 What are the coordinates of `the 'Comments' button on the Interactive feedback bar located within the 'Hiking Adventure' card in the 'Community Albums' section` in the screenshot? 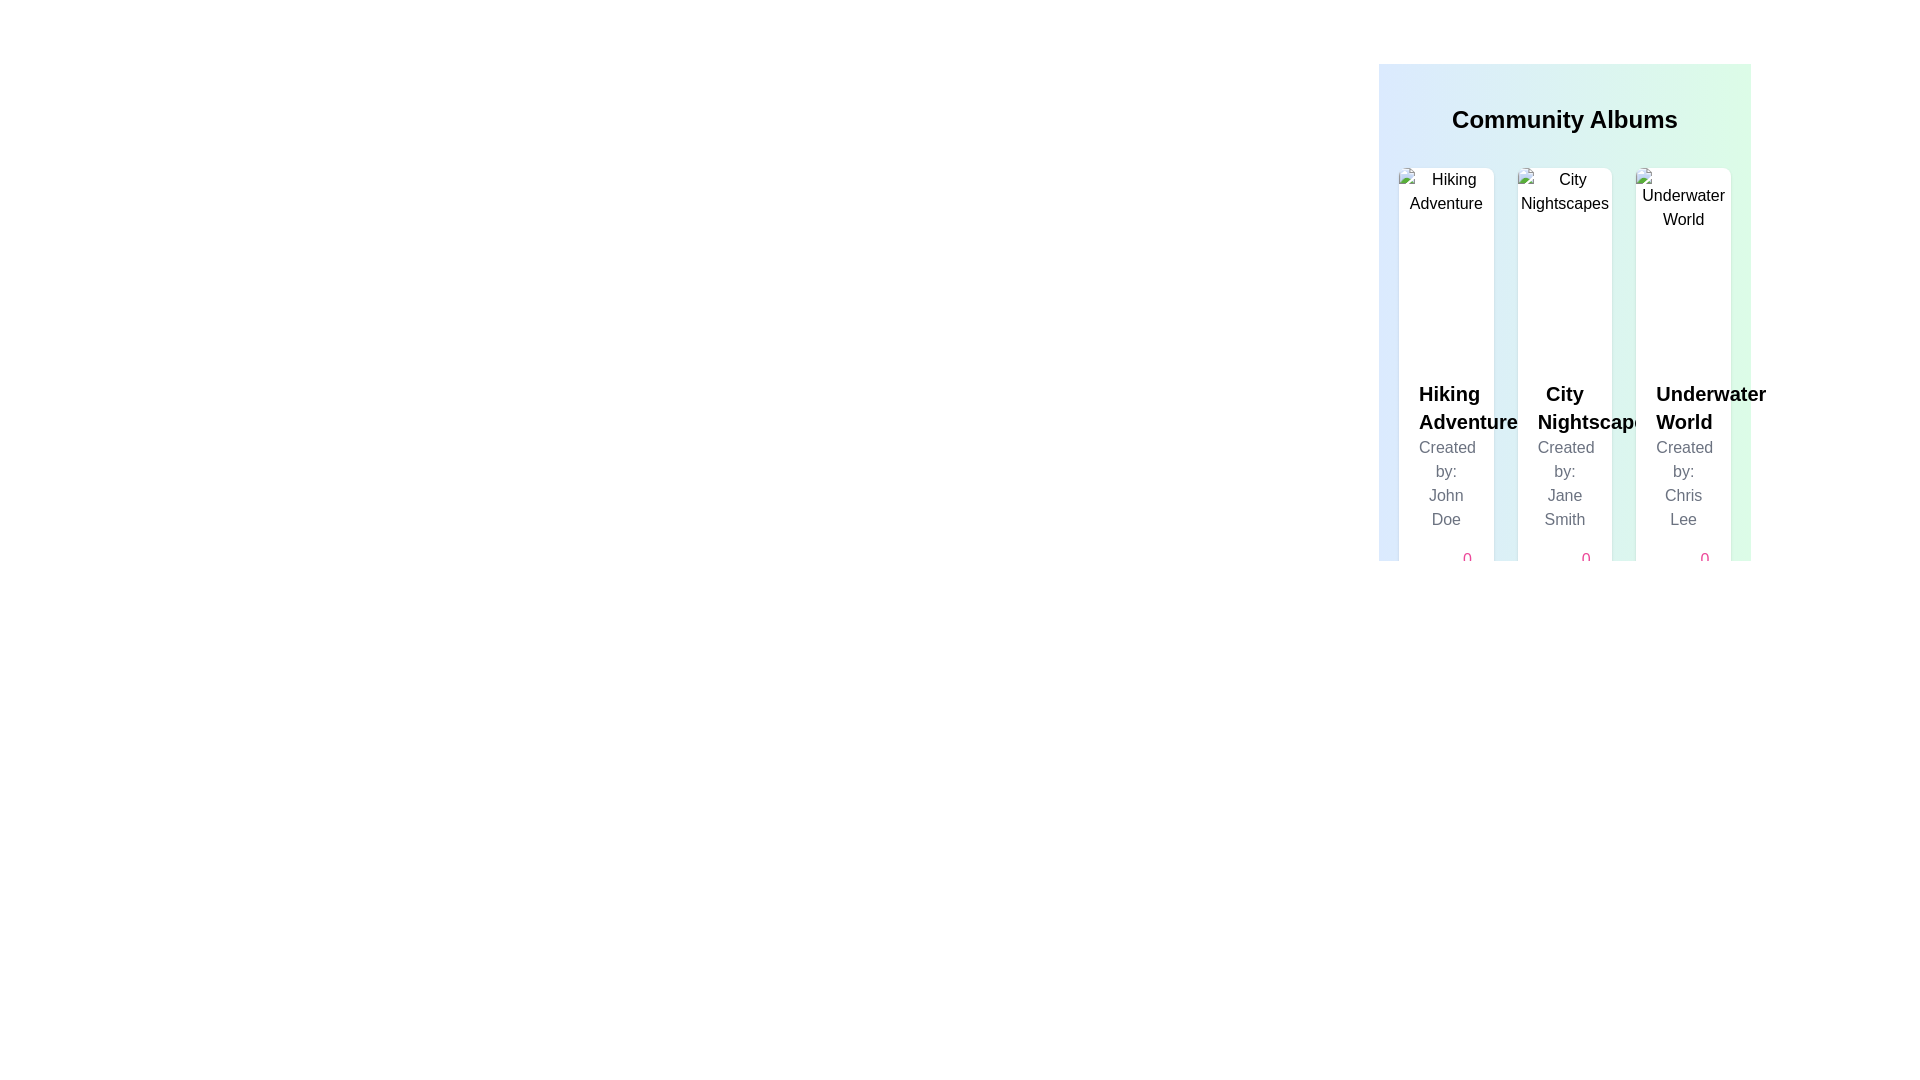 It's located at (1446, 571).